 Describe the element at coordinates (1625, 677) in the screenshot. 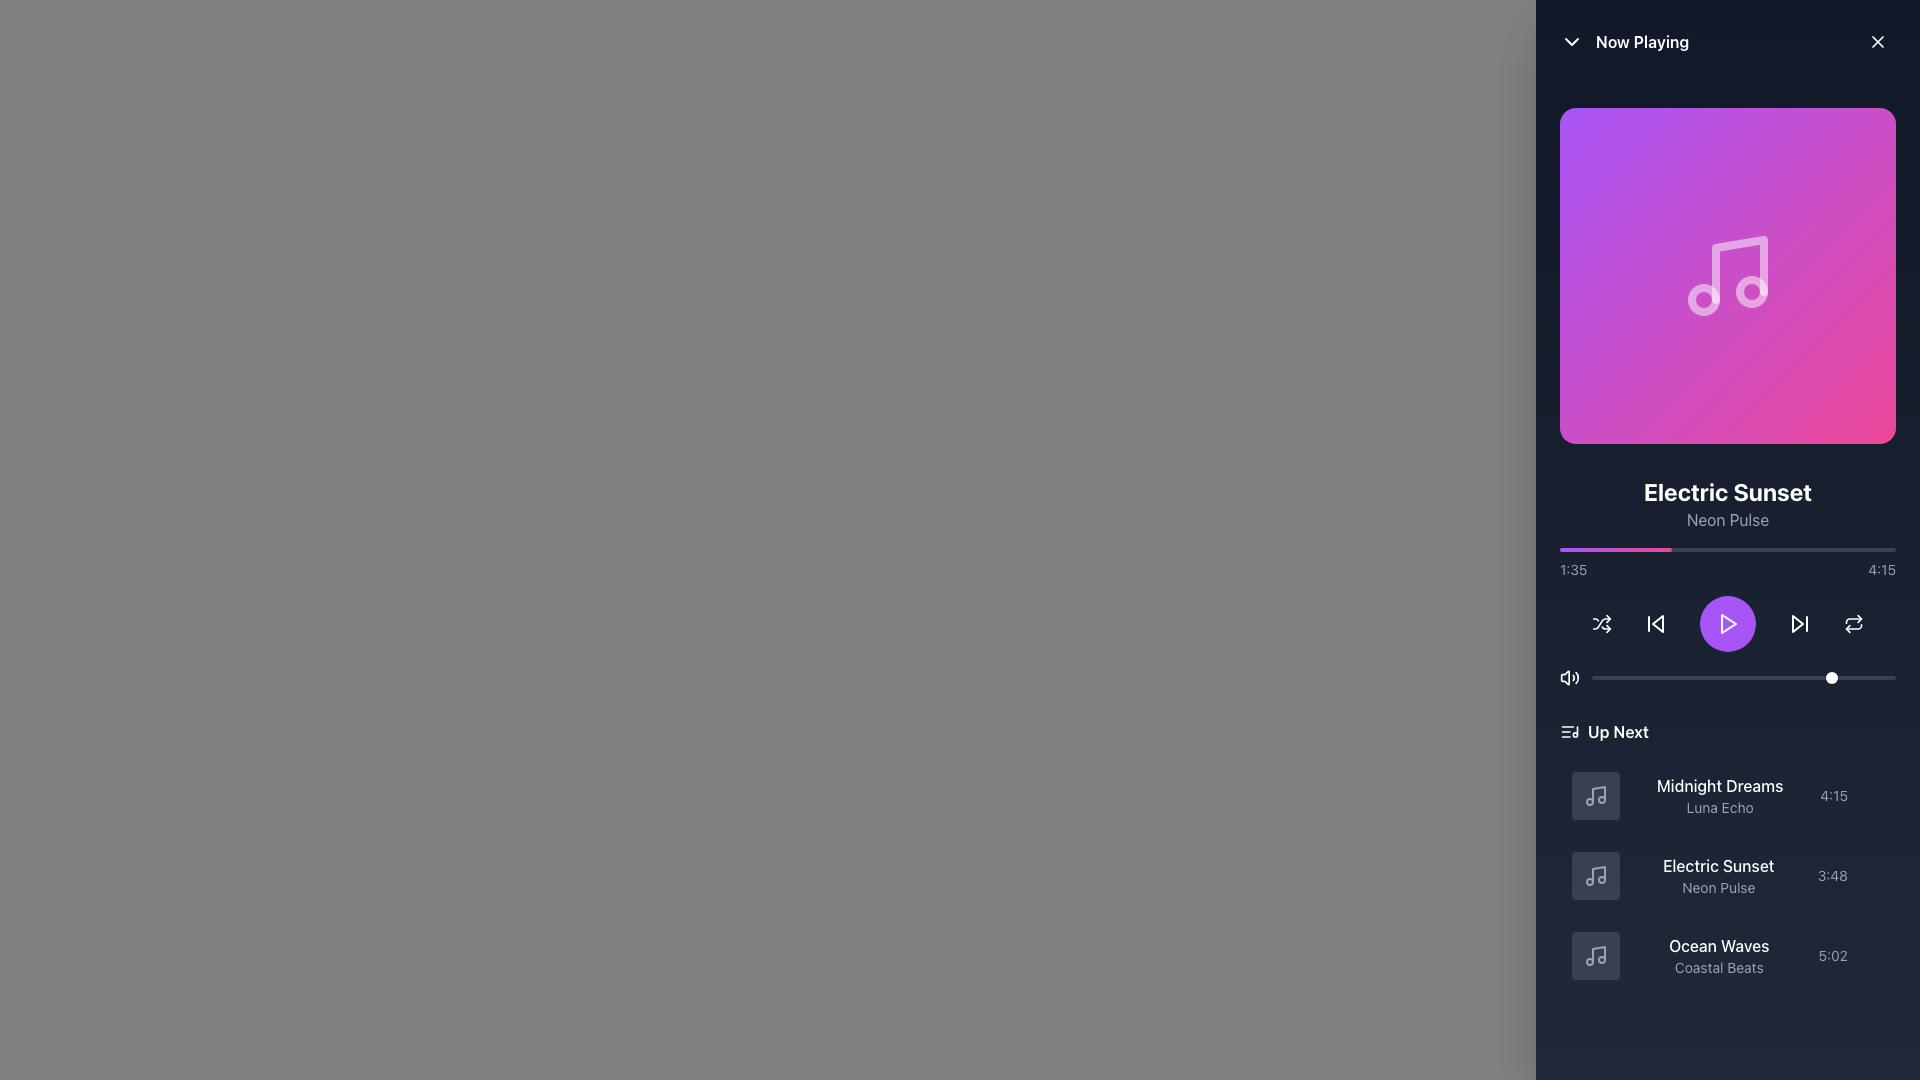

I see `the volume slider` at that location.